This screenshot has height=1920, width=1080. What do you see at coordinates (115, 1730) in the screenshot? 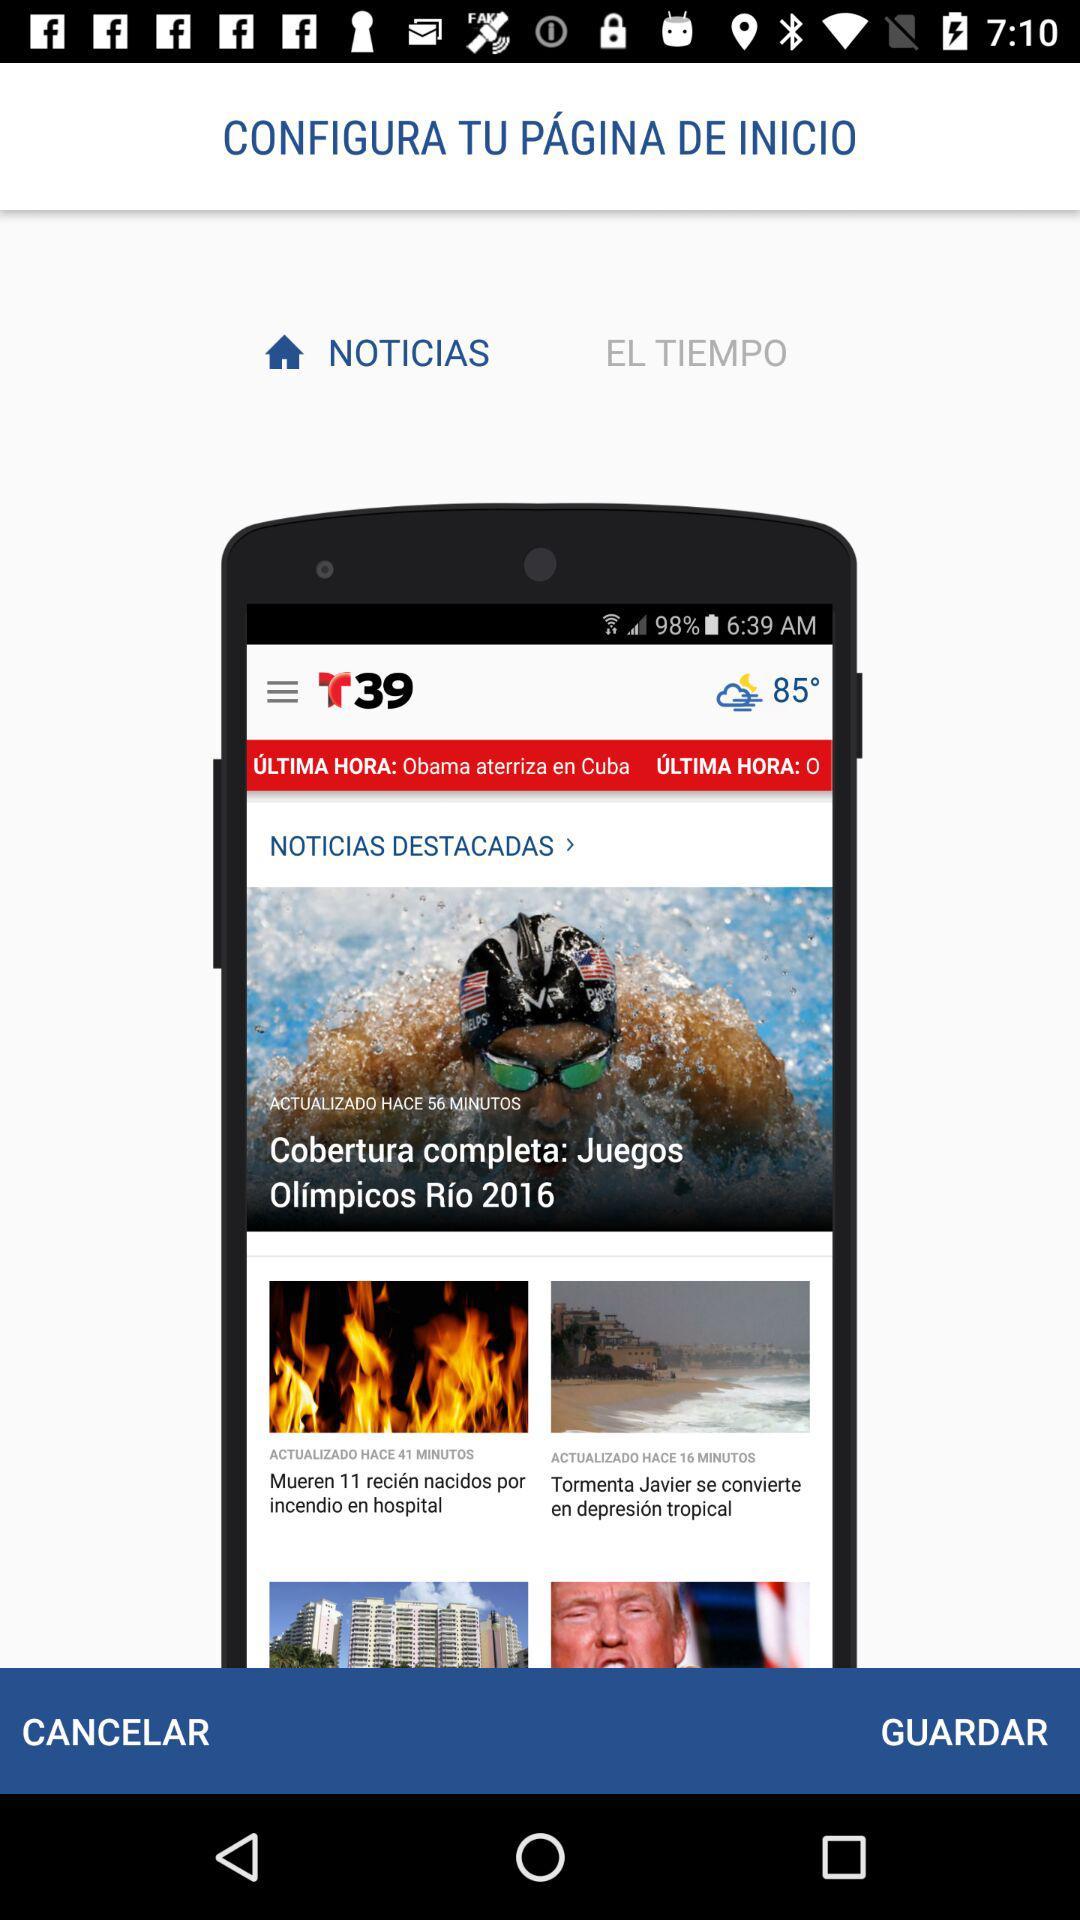
I see `item at the bottom left corner` at bounding box center [115, 1730].